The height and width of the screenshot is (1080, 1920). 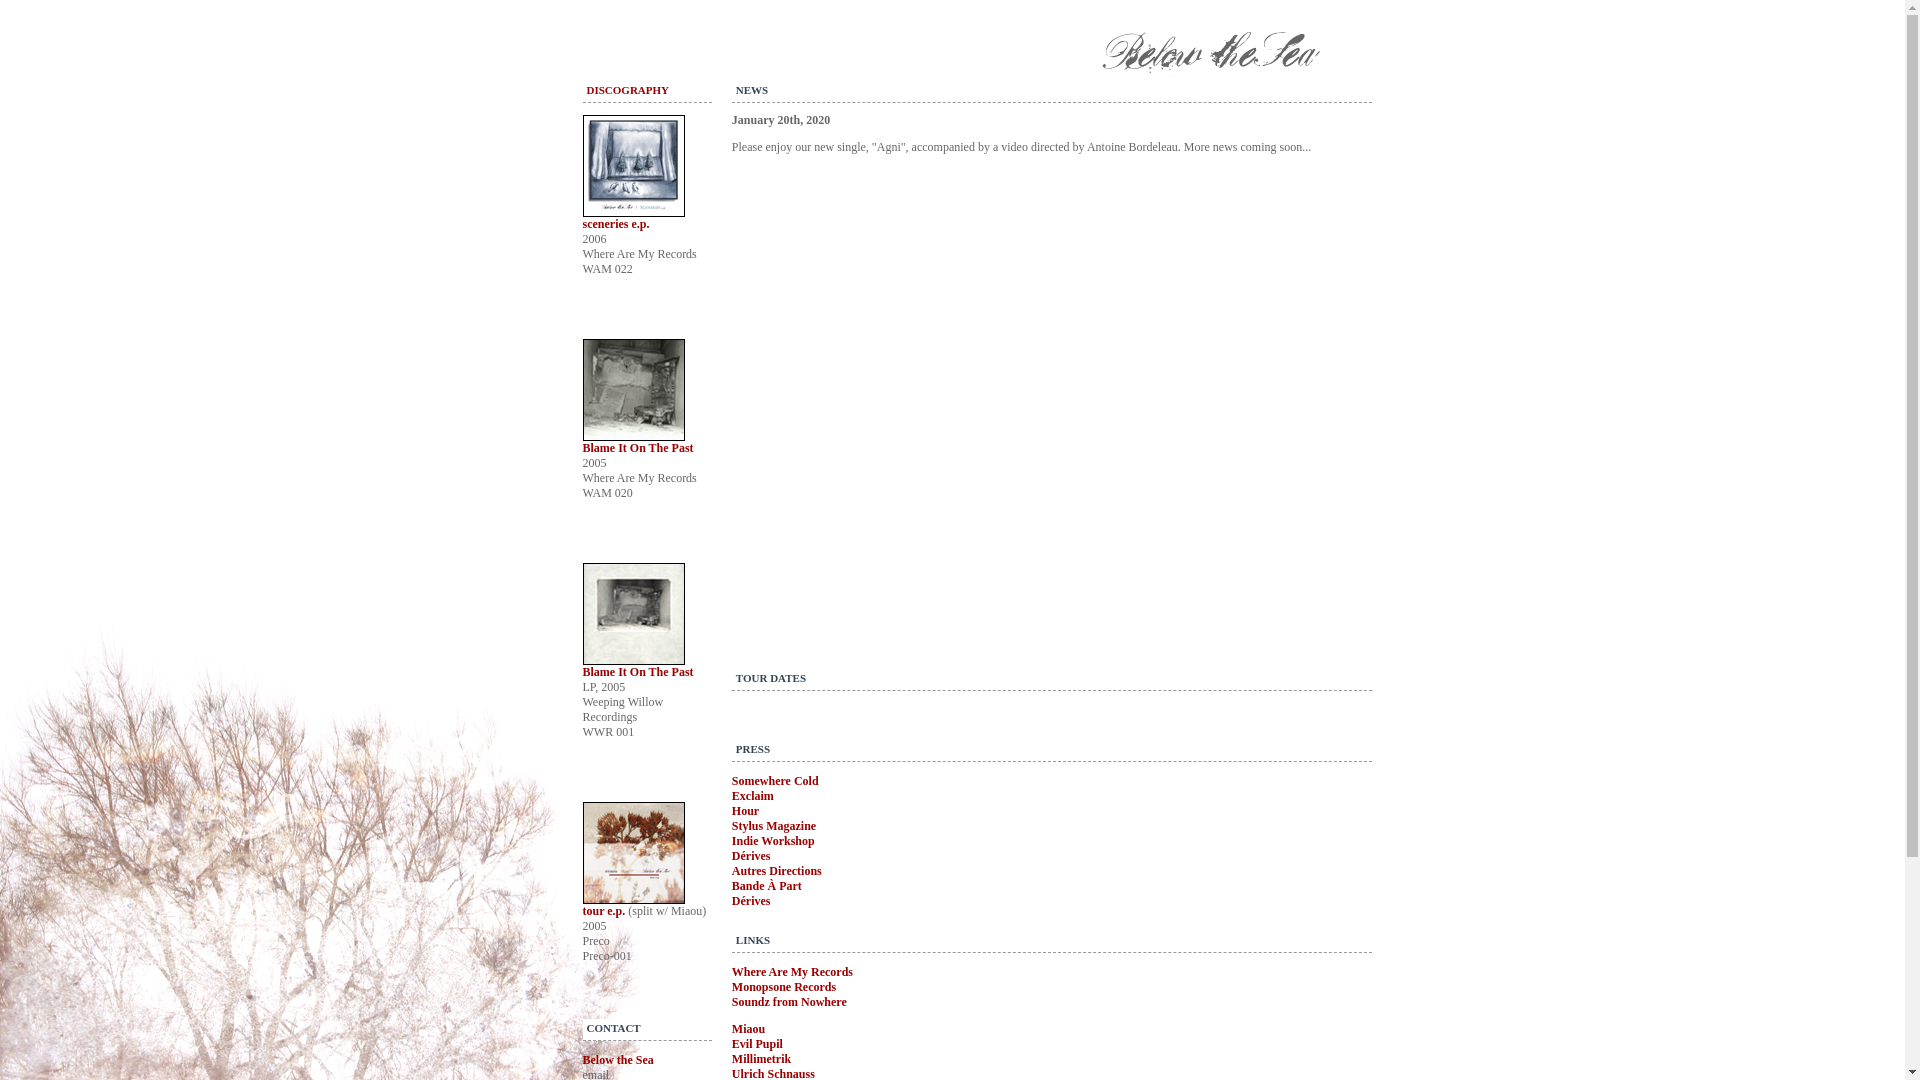 What do you see at coordinates (603, 910) in the screenshot?
I see `'tour e.p.'` at bounding box center [603, 910].